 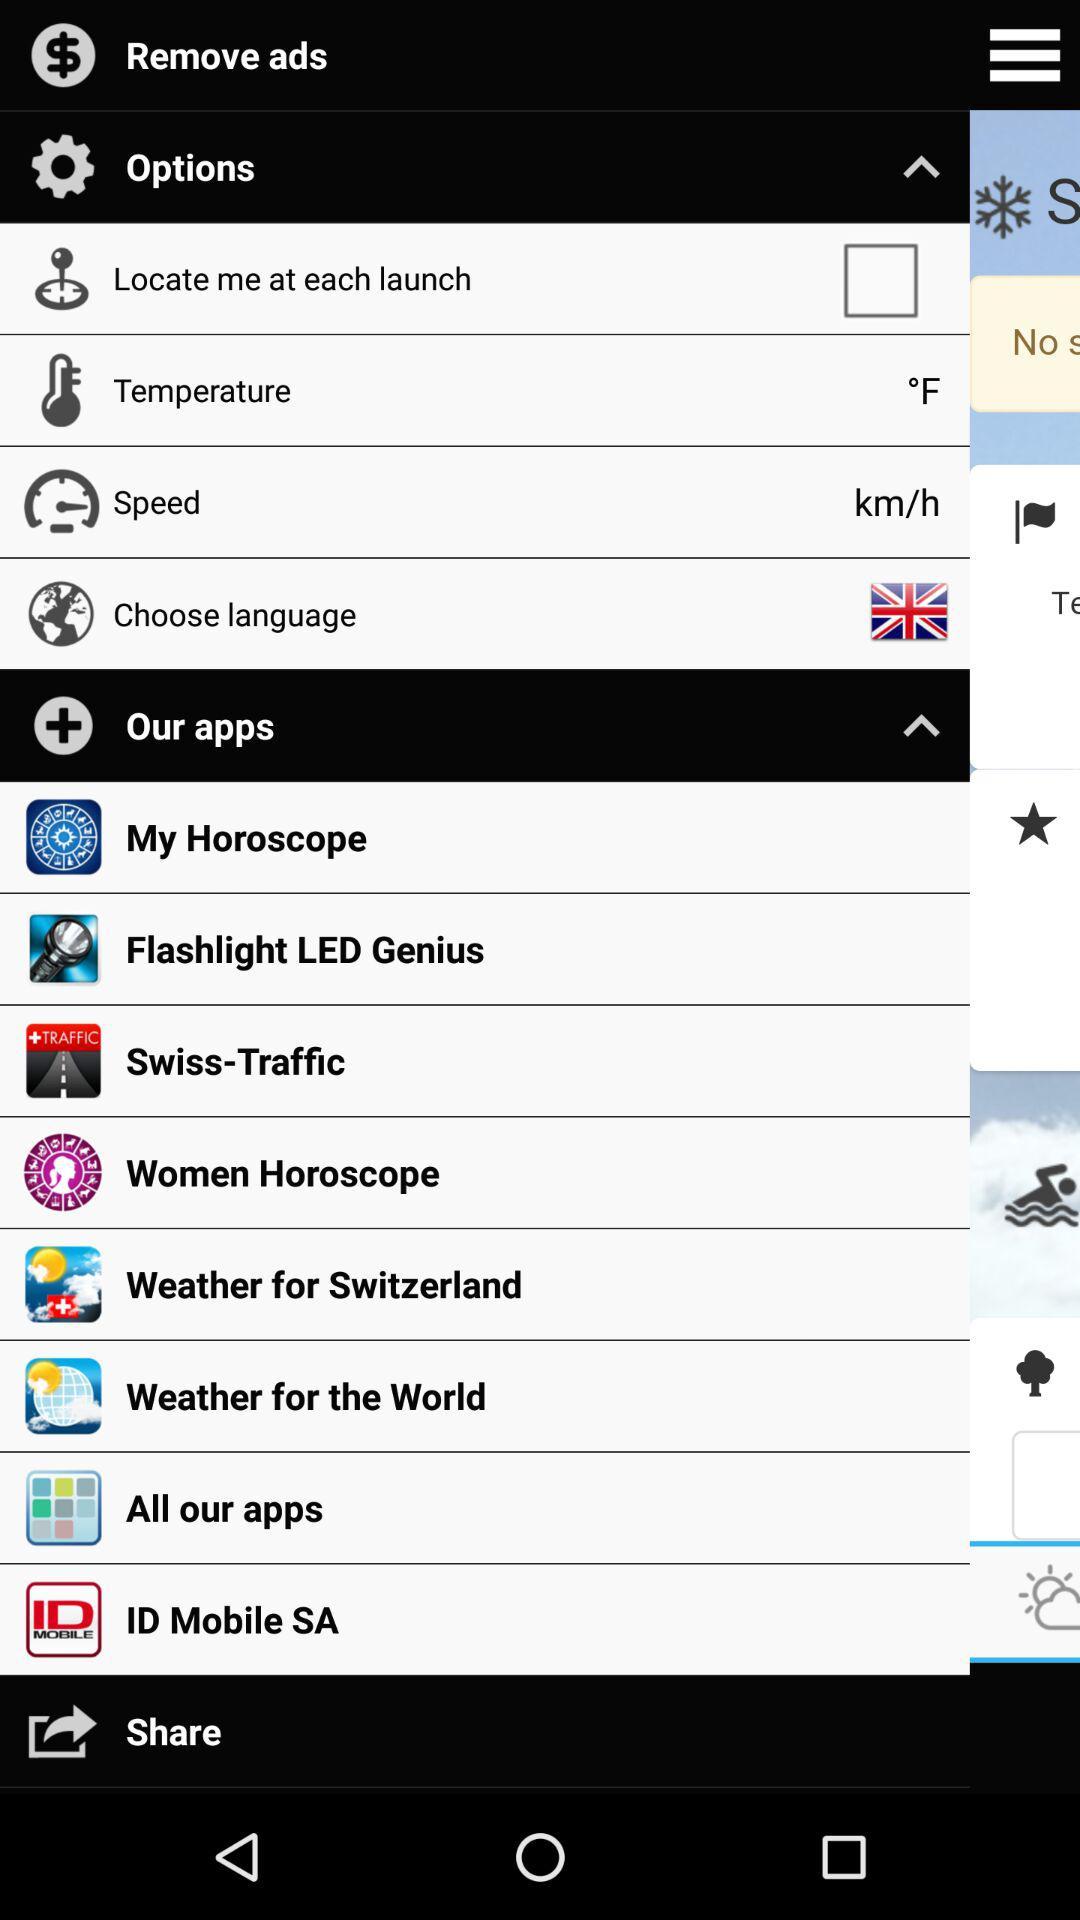 I want to click on id mobile sa item, so click(x=536, y=1619).